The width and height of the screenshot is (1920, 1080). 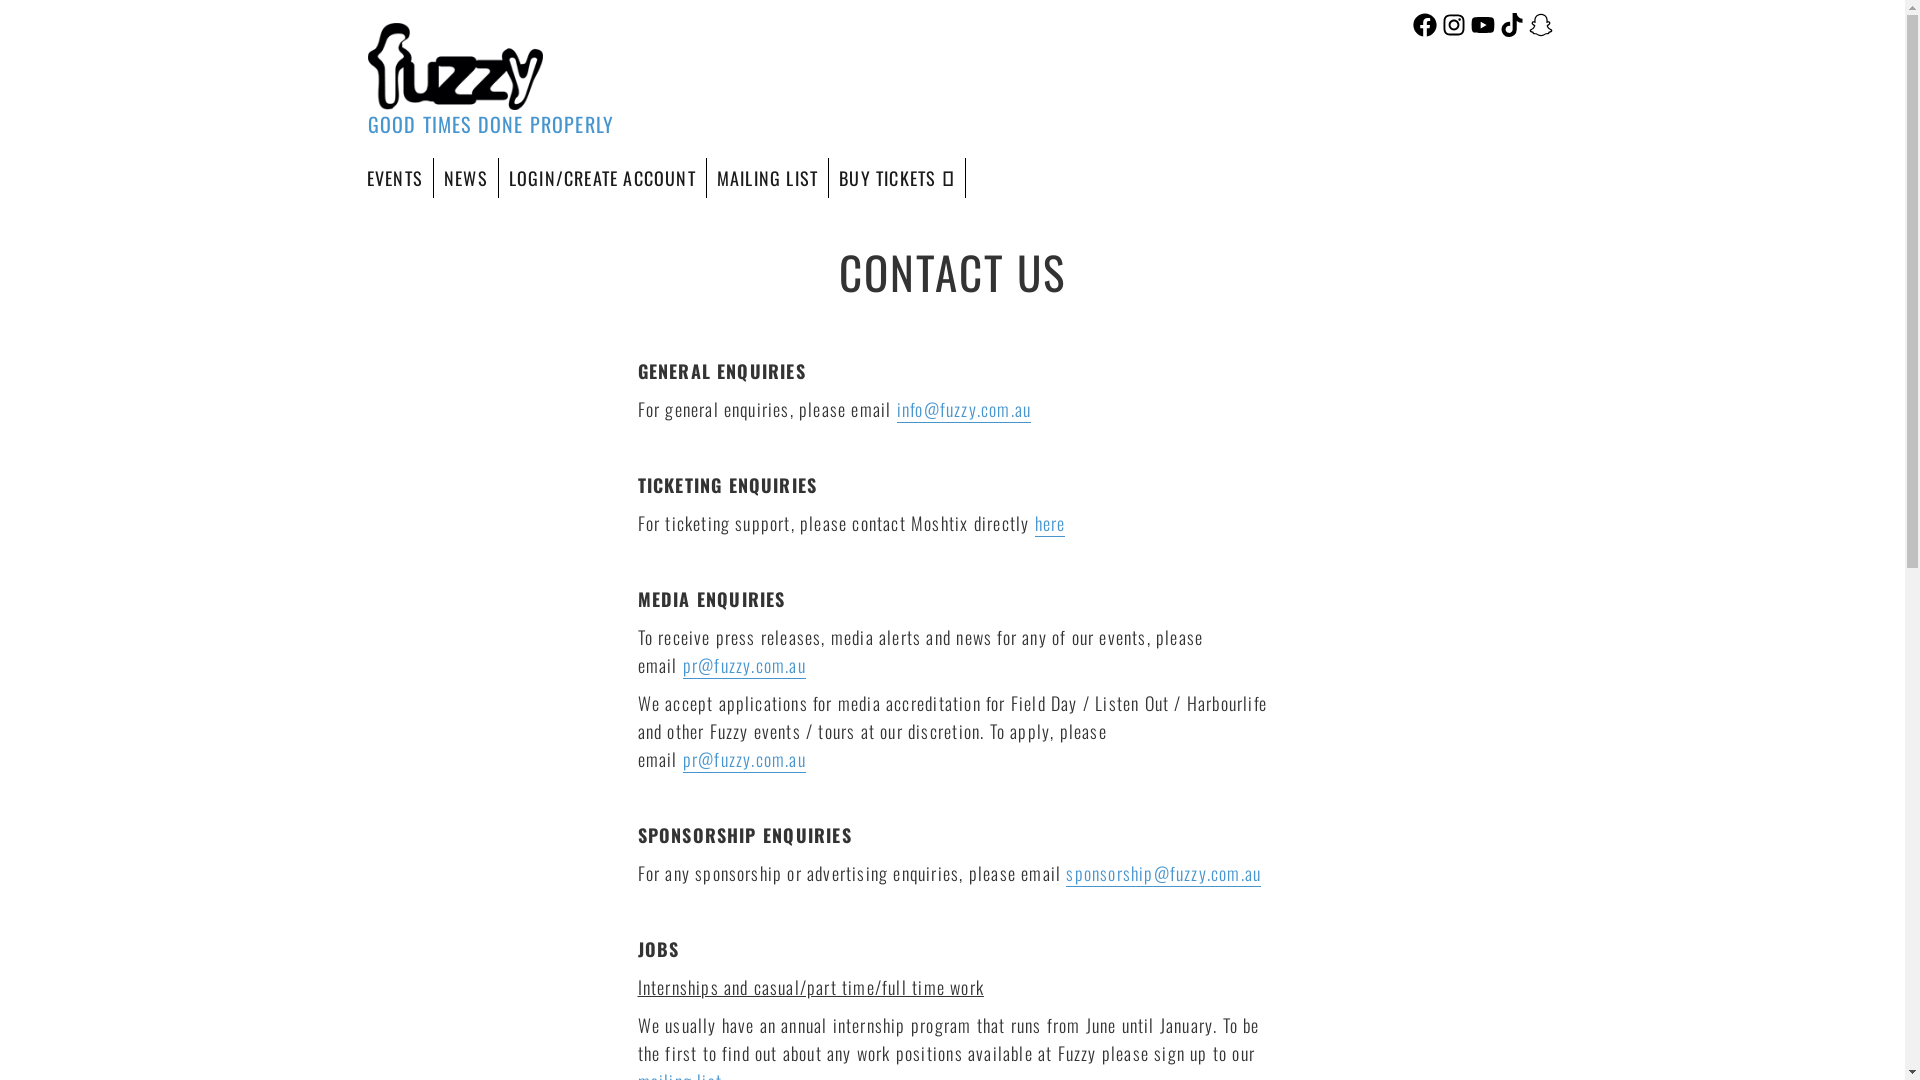 I want to click on 'EVENTS', so click(x=395, y=176).